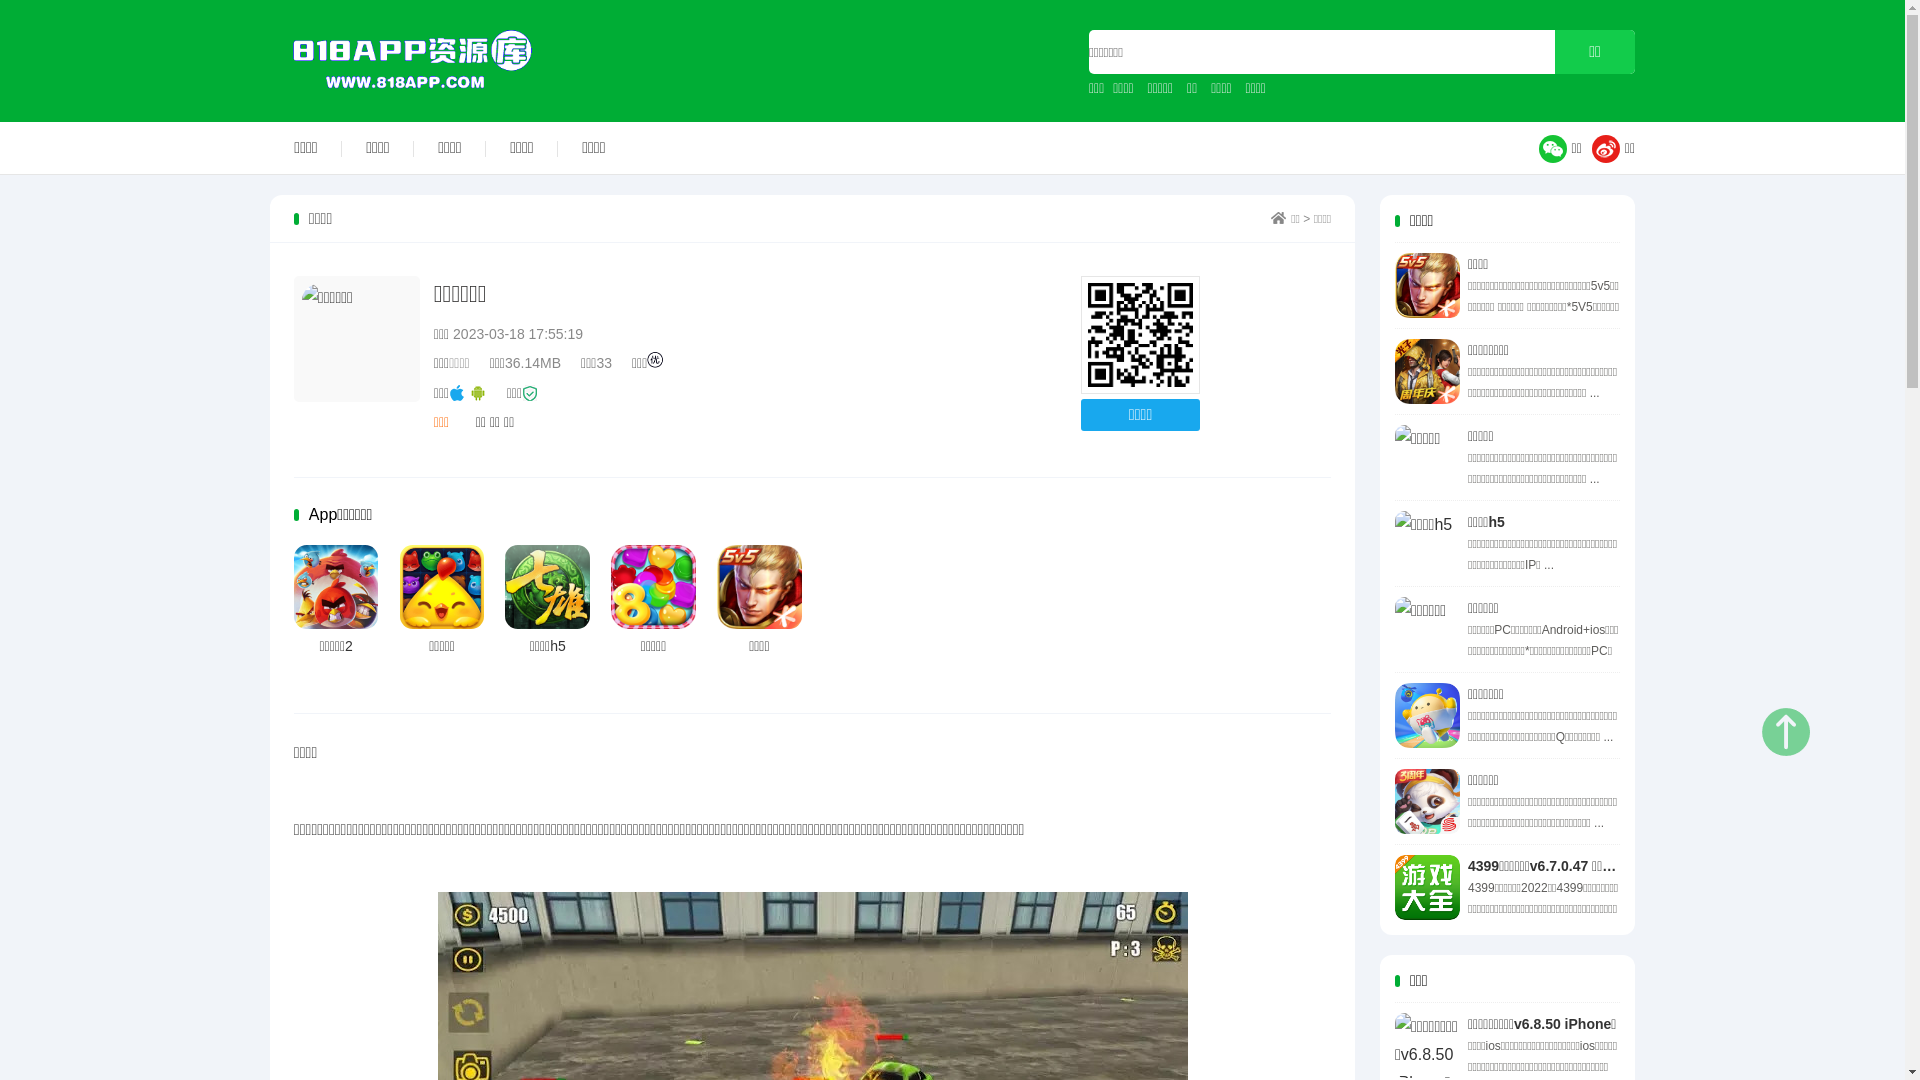  Describe the element at coordinates (1087, 334) in the screenshot. I see `'http://www.818app.com'` at that location.